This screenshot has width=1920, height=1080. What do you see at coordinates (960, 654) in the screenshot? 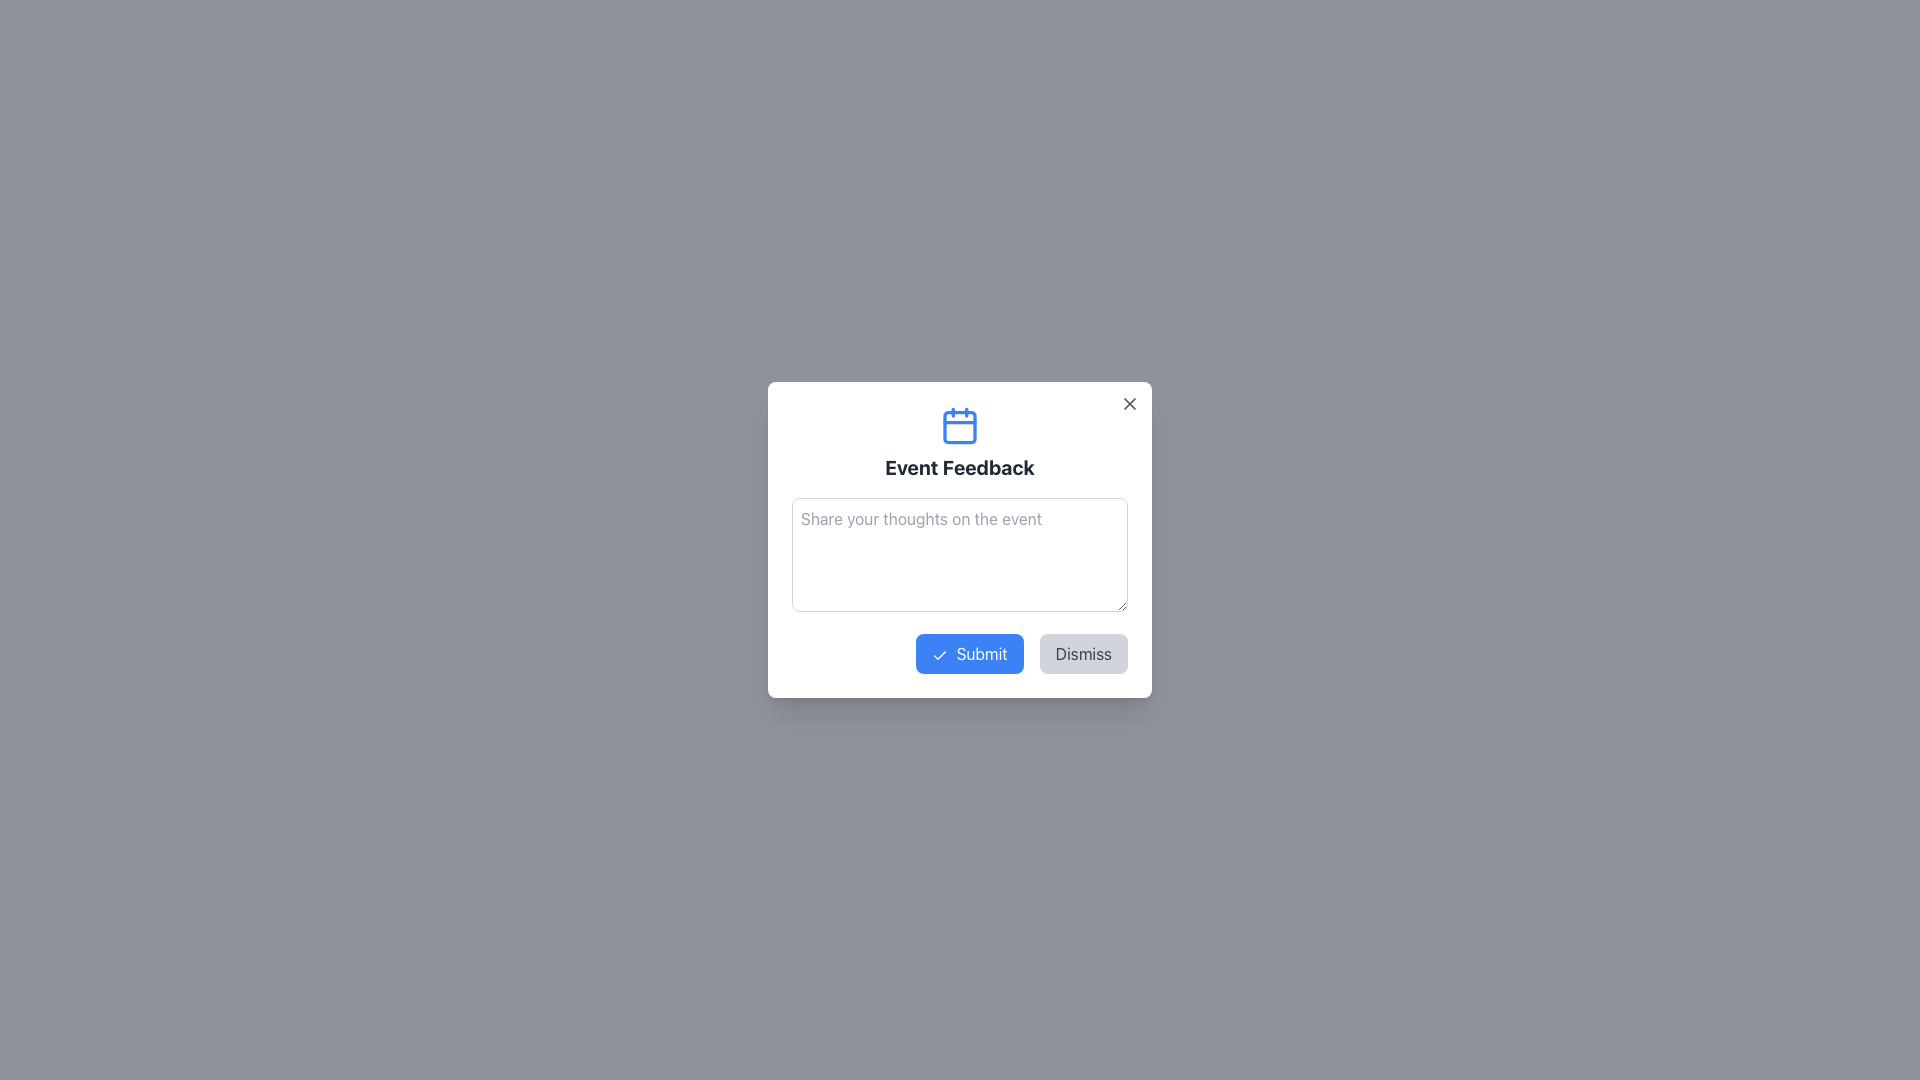
I see `the 'Submit Feedback' button located at the bottom-right of the 'Event Feedback' dialog box` at bounding box center [960, 654].